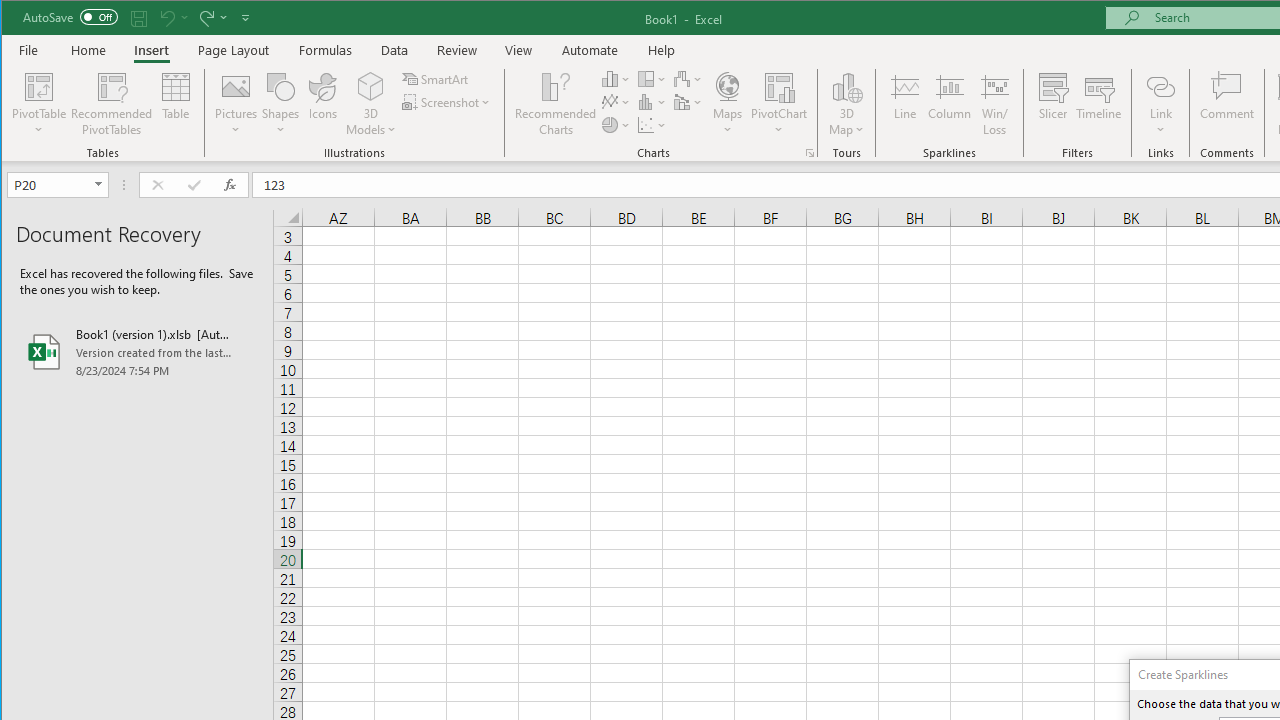 The image size is (1280, 720). I want to click on 'Insert Scatter (X, Y) or Bubble Chart', so click(652, 125).